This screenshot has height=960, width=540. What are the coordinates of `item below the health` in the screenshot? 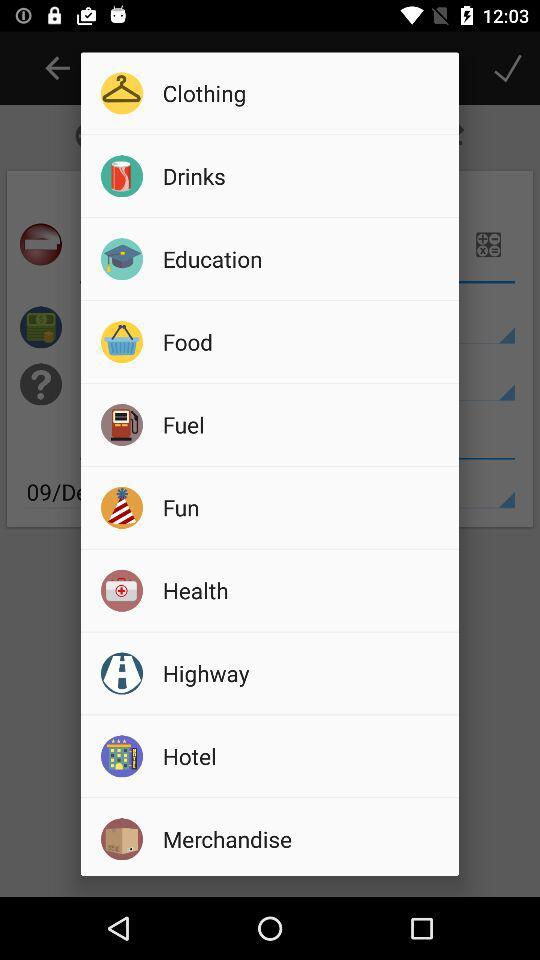 It's located at (303, 673).